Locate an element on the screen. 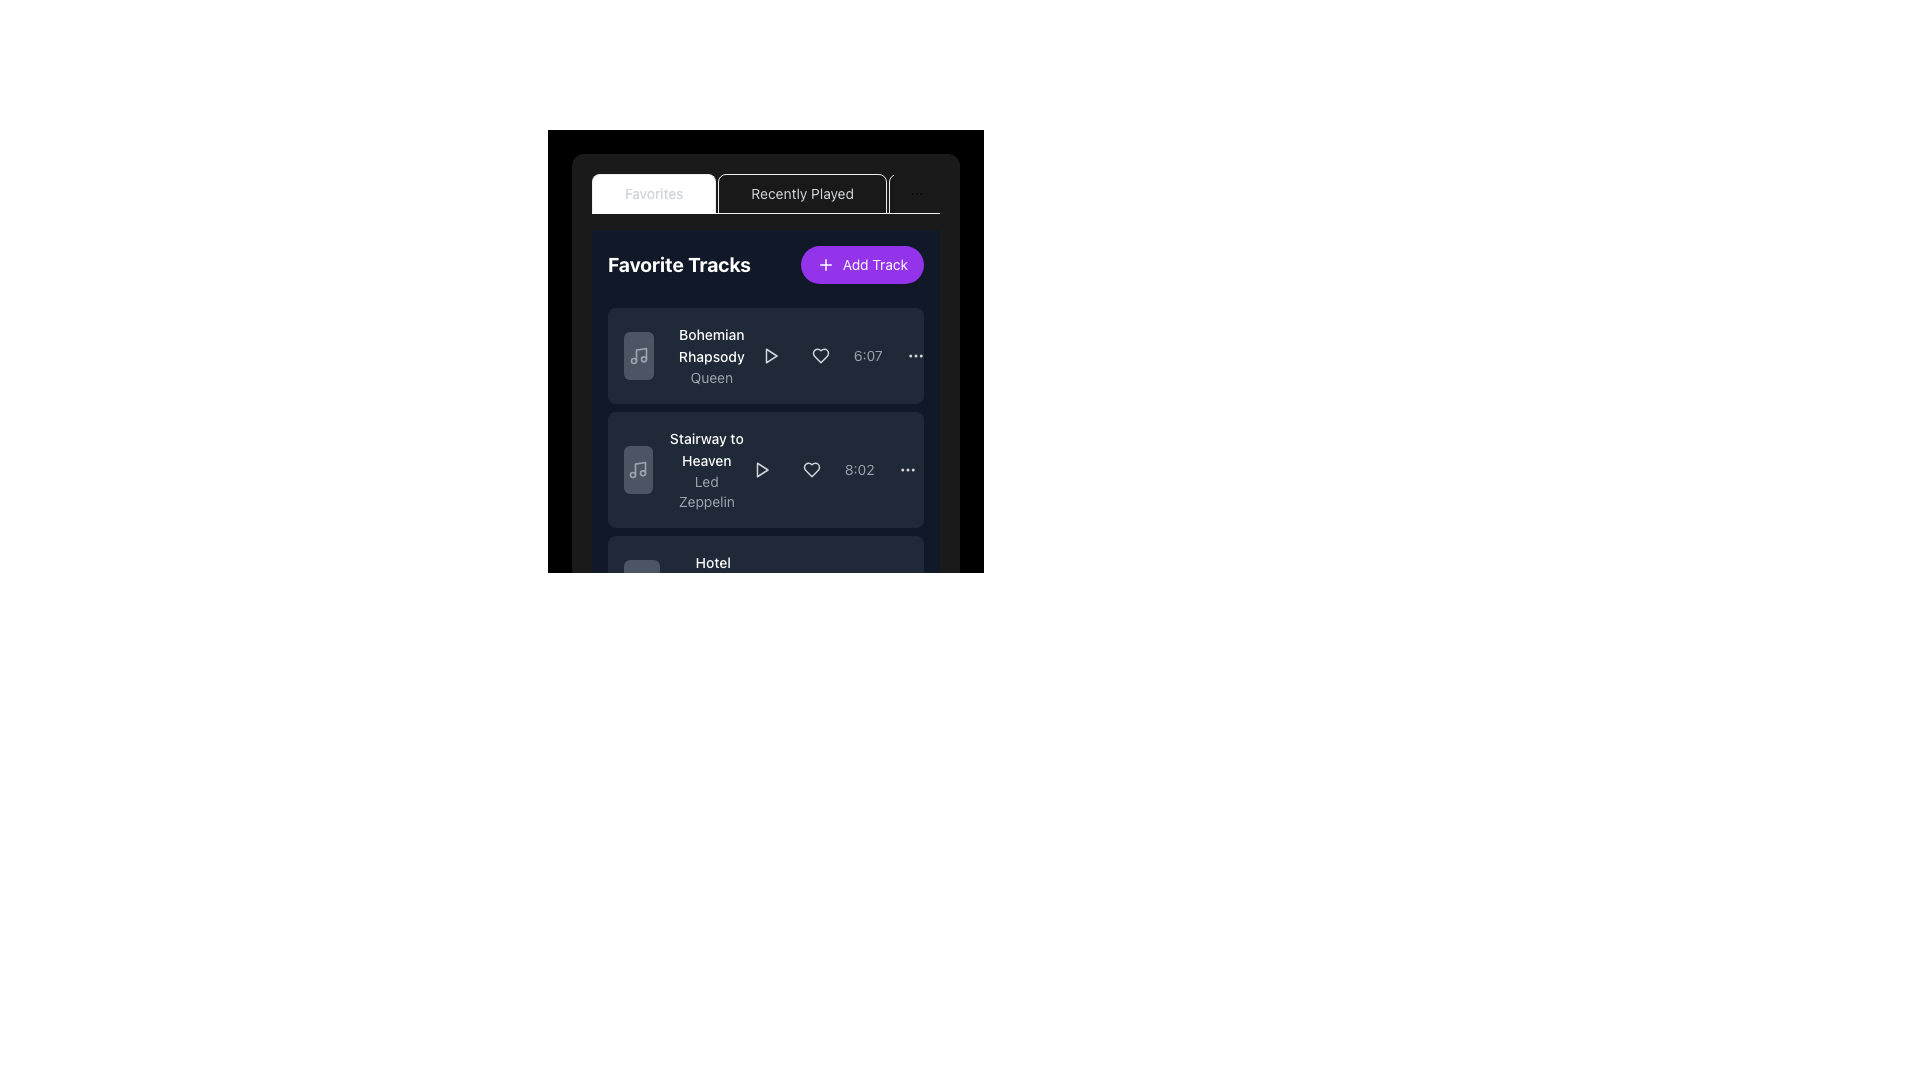  the 'Favorite Tracks' content section to interact with the listed tracks is located at coordinates (765, 442).